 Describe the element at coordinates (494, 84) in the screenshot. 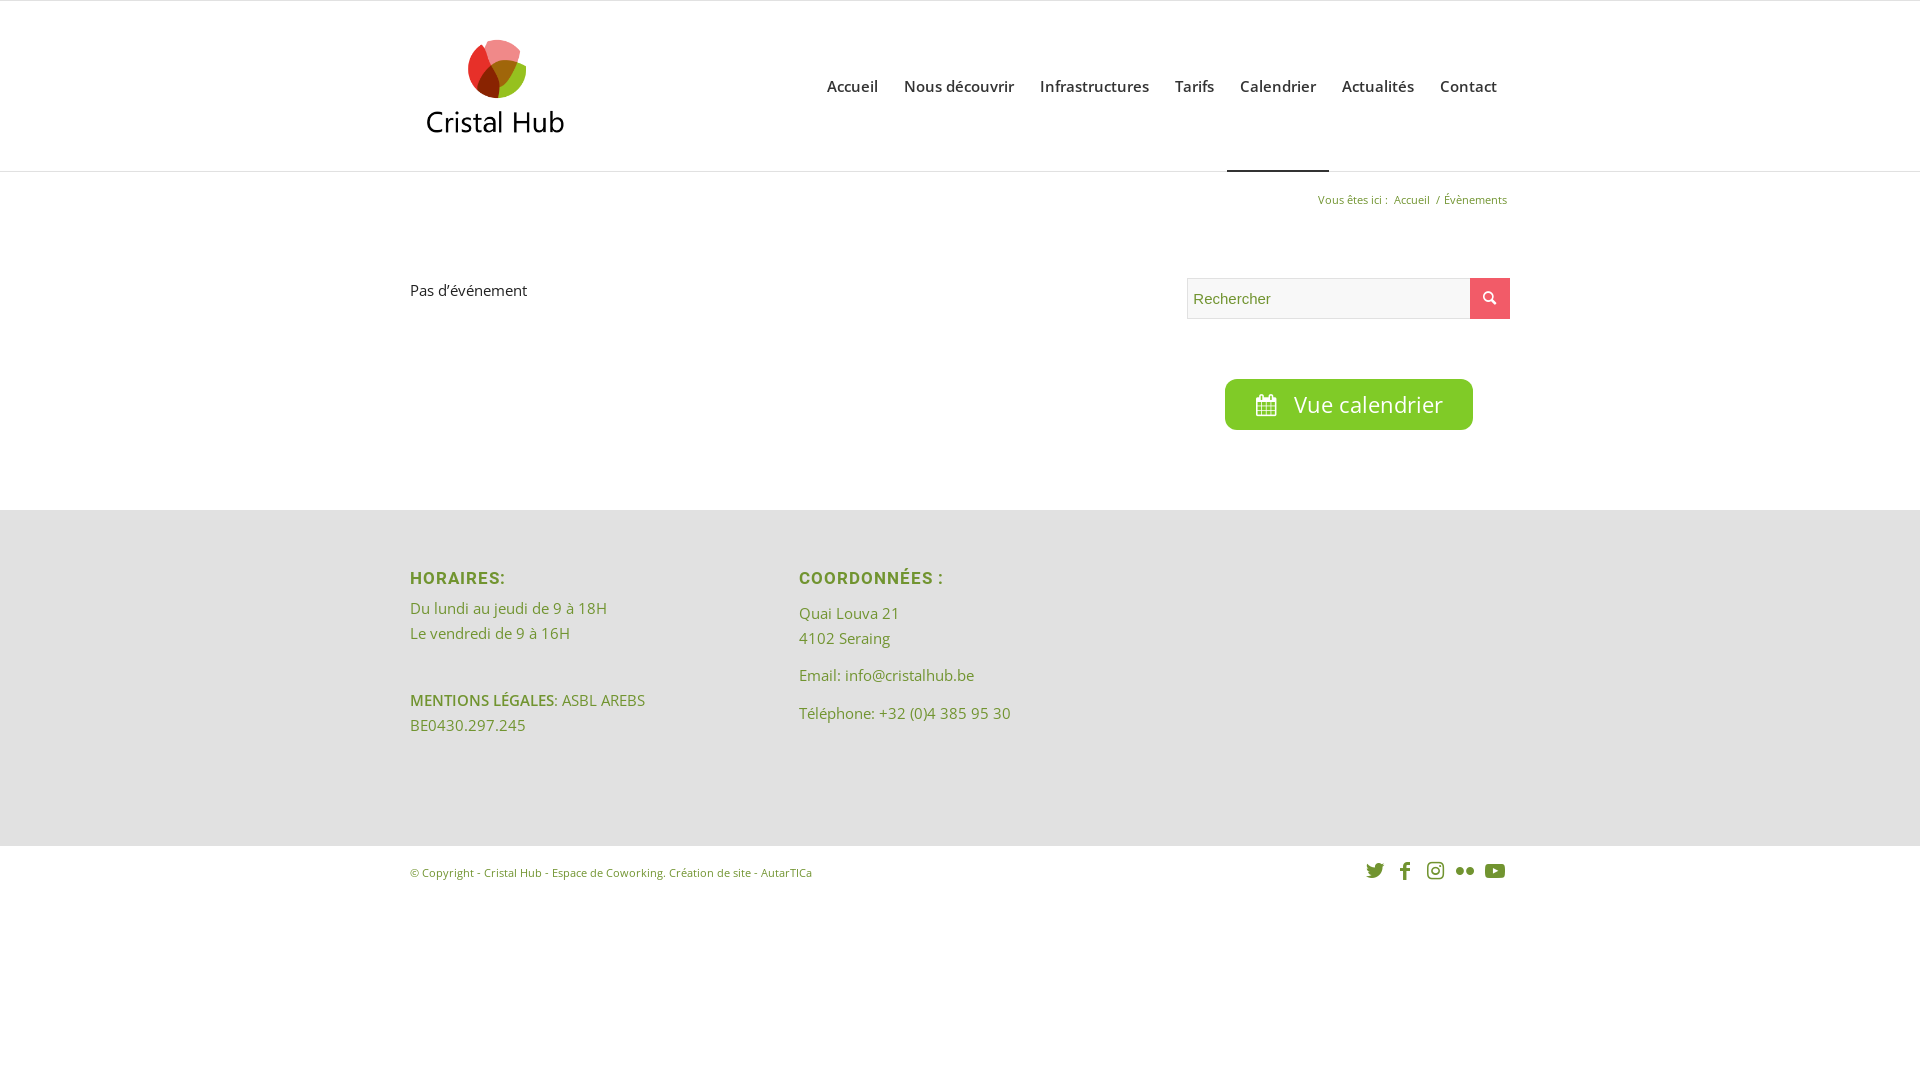

I see `'202308_logo_CristalHub'` at that location.